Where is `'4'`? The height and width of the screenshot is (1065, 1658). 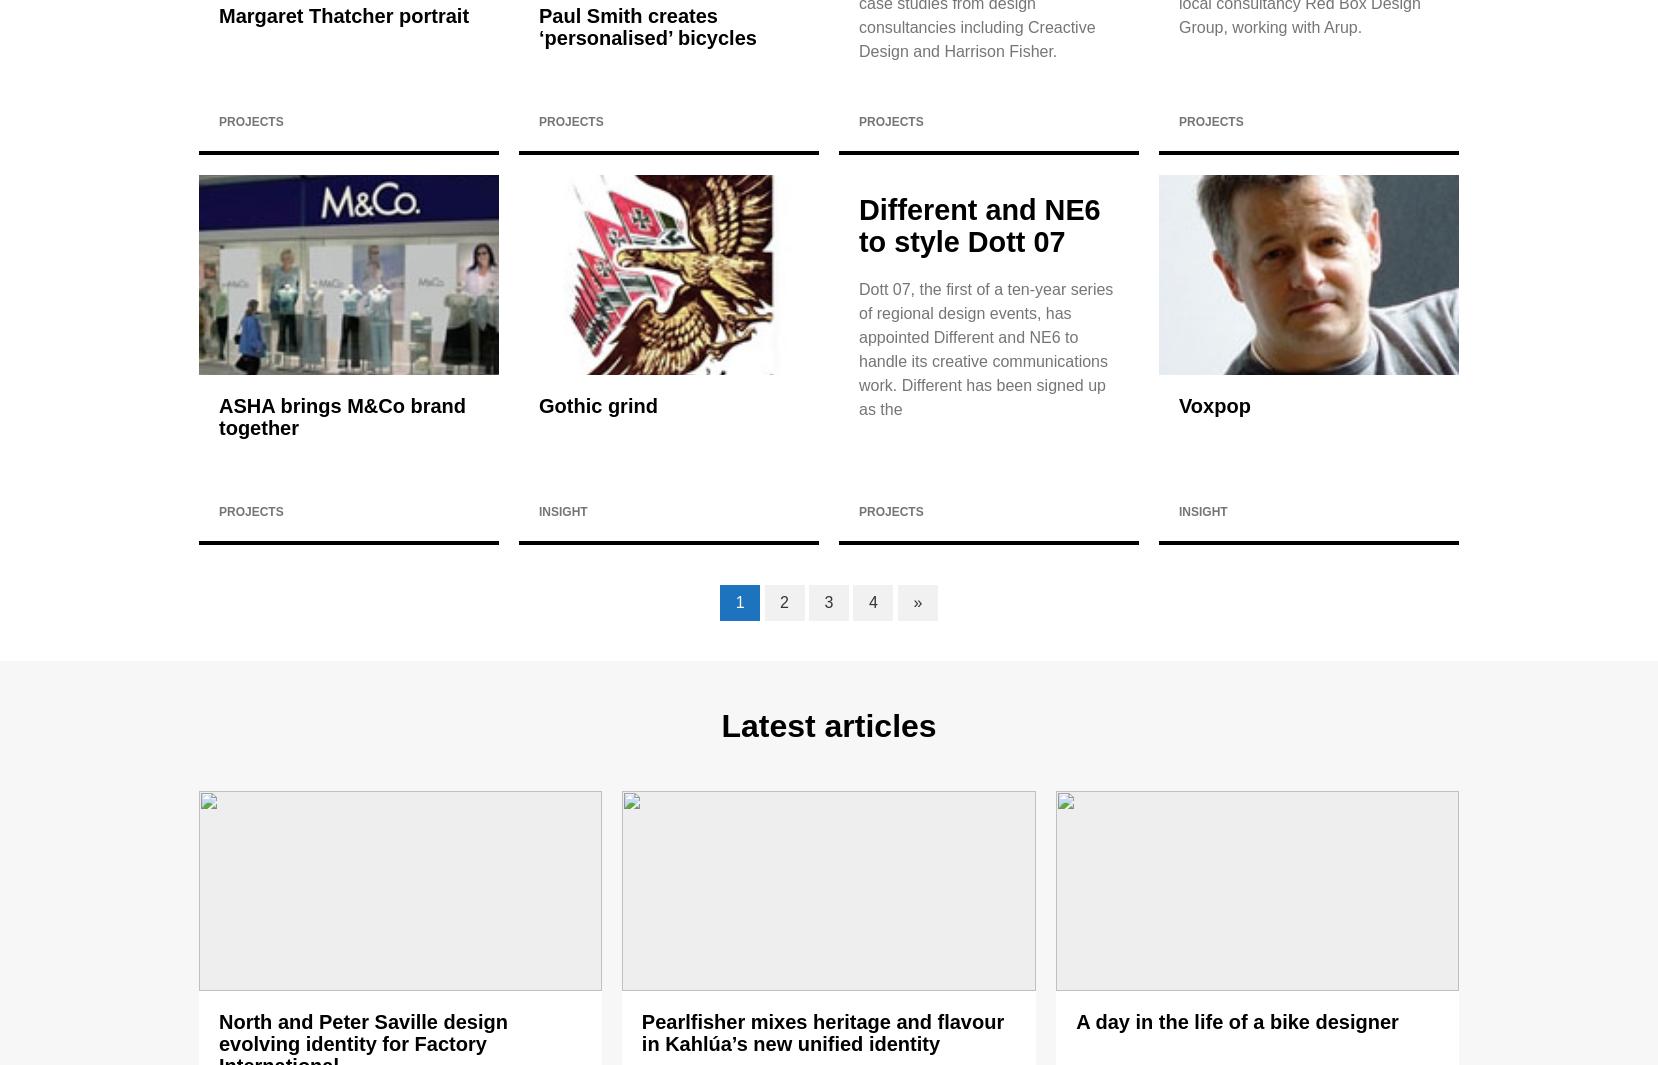 '4' is located at coordinates (871, 602).